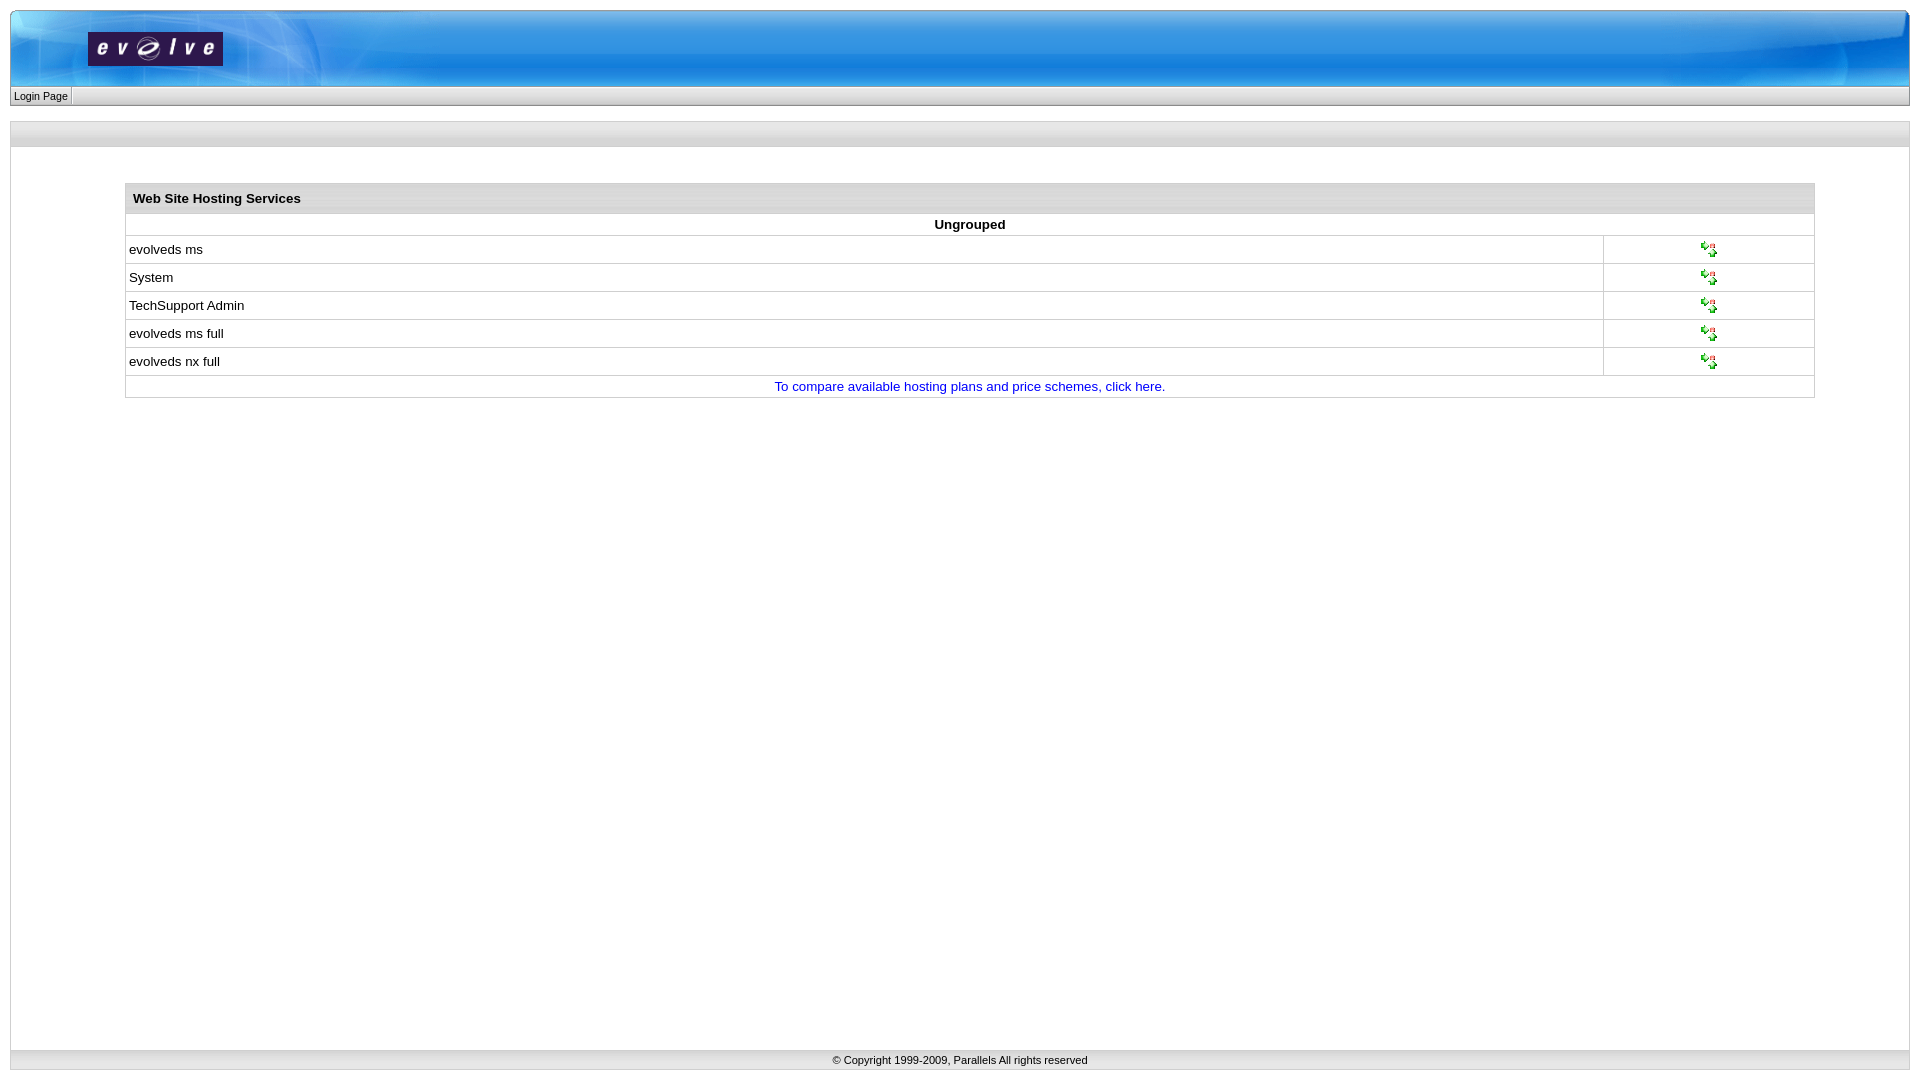 This screenshot has height=1080, width=1920. I want to click on 'TechSupport Admin', so click(187, 304).